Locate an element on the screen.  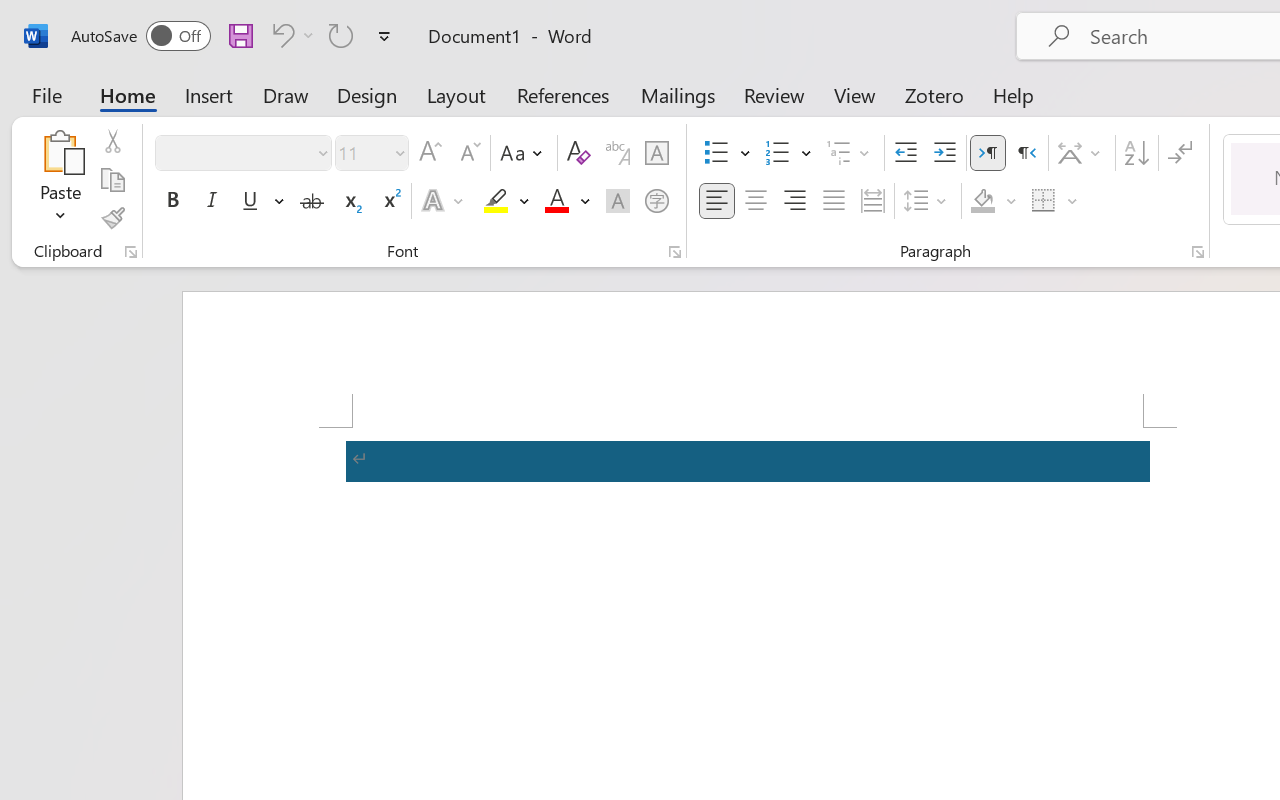
'Undo Apply Quick Style Set' is located at coordinates (289, 34).